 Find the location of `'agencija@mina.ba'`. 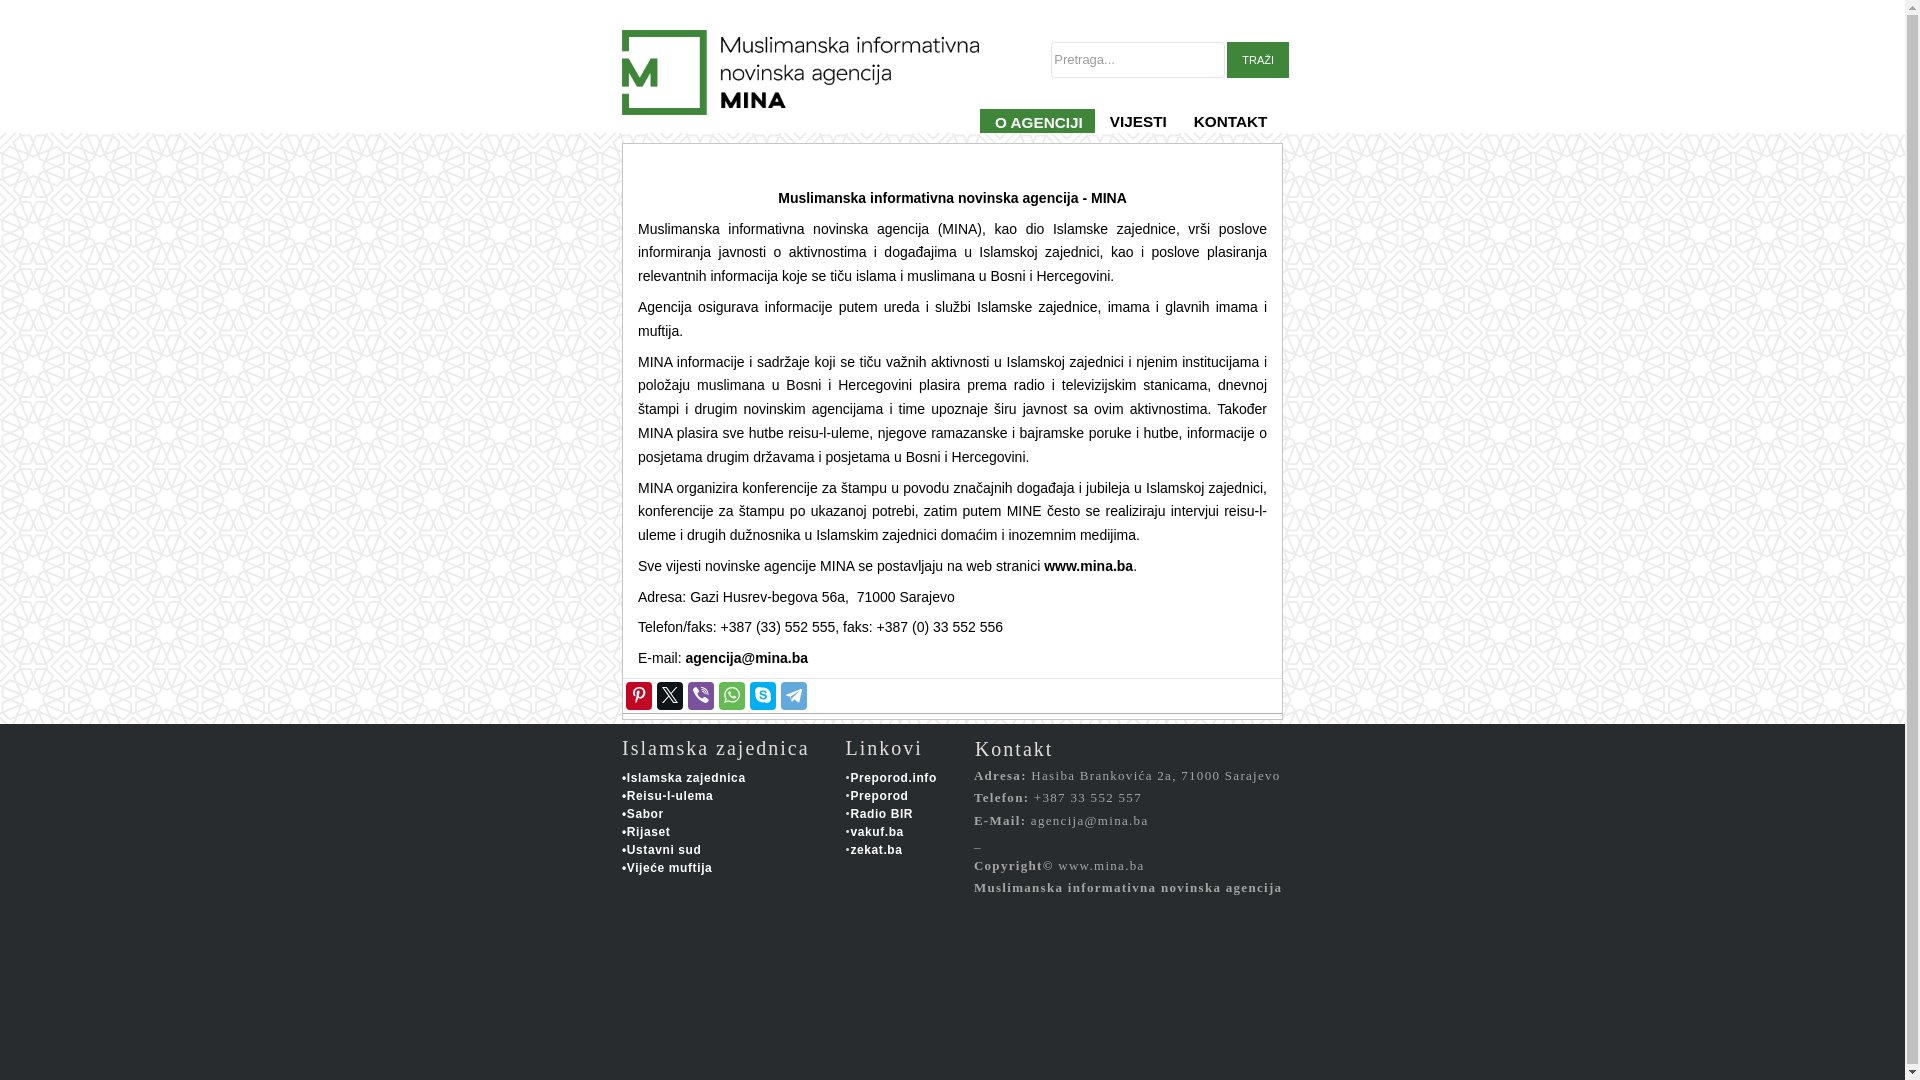

'agencija@mina.ba' is located at coordinates (745, 658).